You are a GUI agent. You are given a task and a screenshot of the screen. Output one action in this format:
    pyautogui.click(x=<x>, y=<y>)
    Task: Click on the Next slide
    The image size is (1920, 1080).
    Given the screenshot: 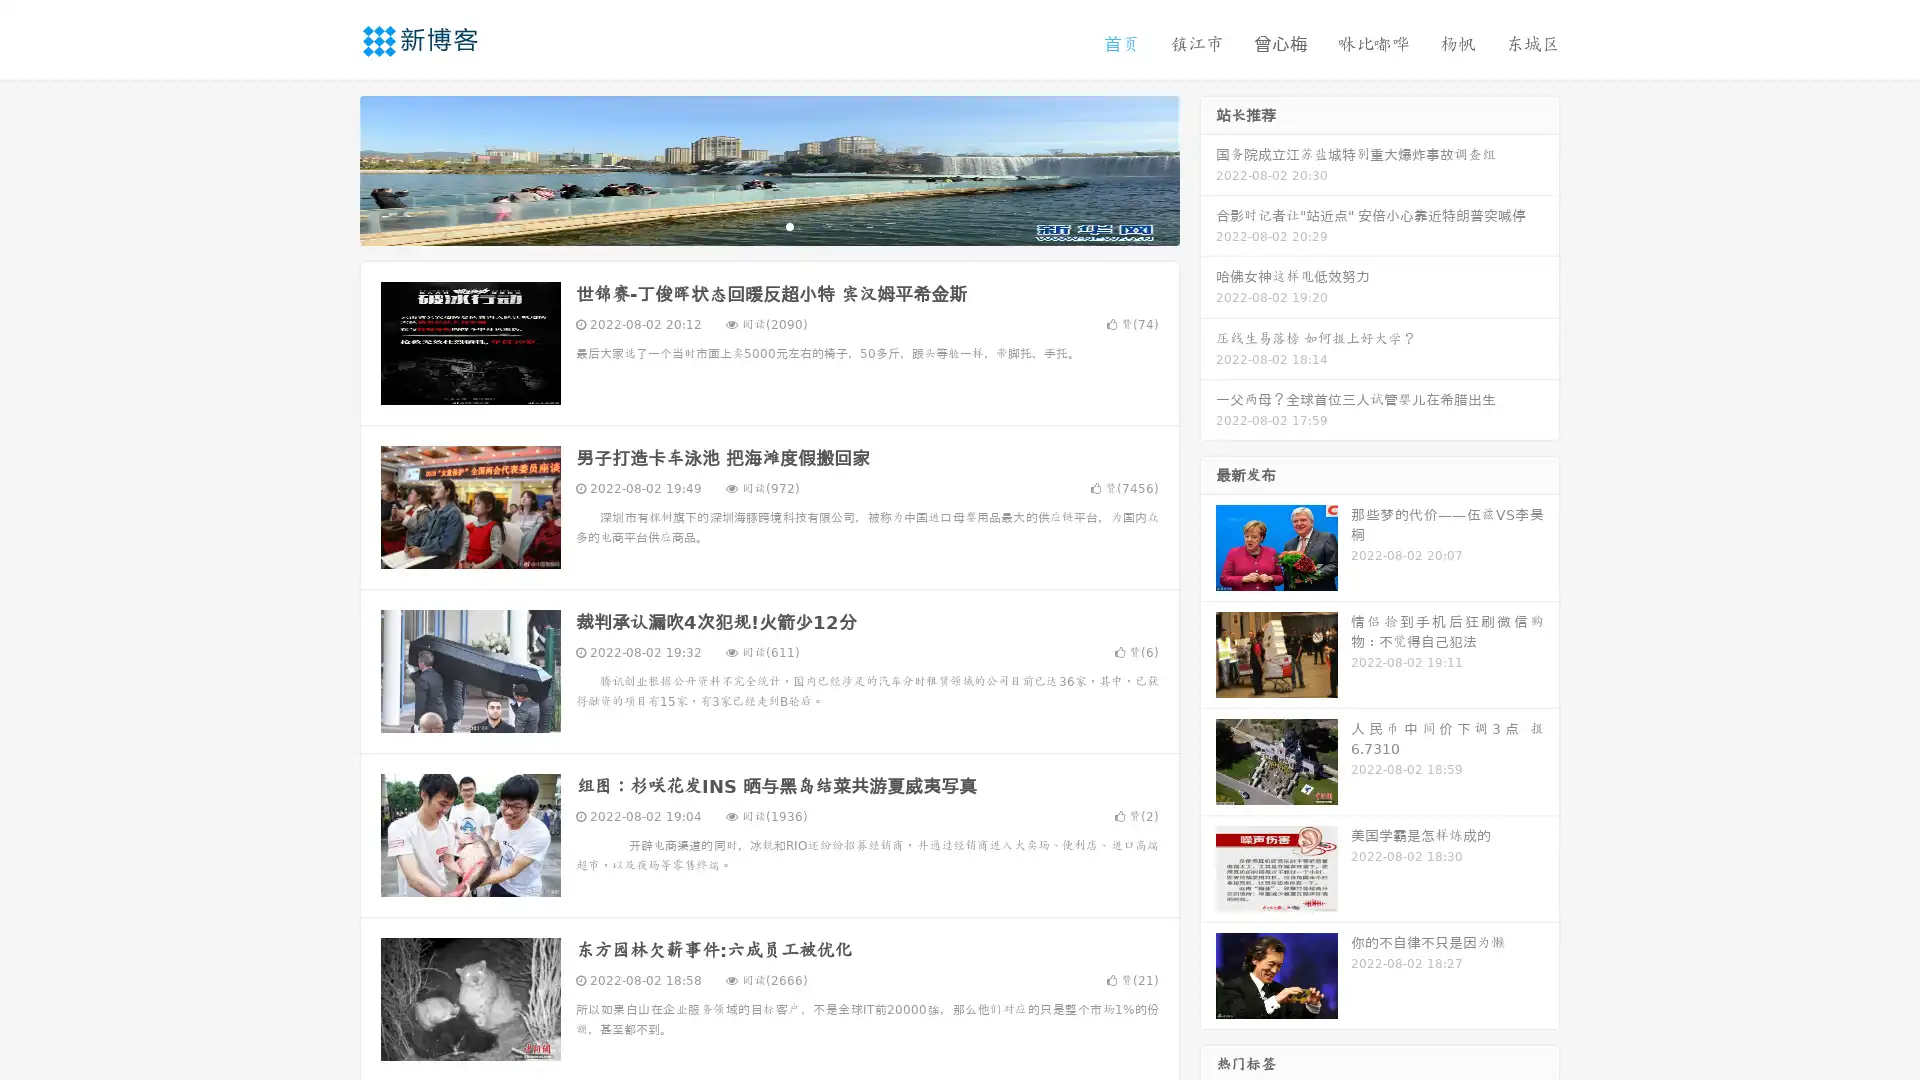 What is the action you would take?
    pyautogui.click(x=1208, y=168)
    